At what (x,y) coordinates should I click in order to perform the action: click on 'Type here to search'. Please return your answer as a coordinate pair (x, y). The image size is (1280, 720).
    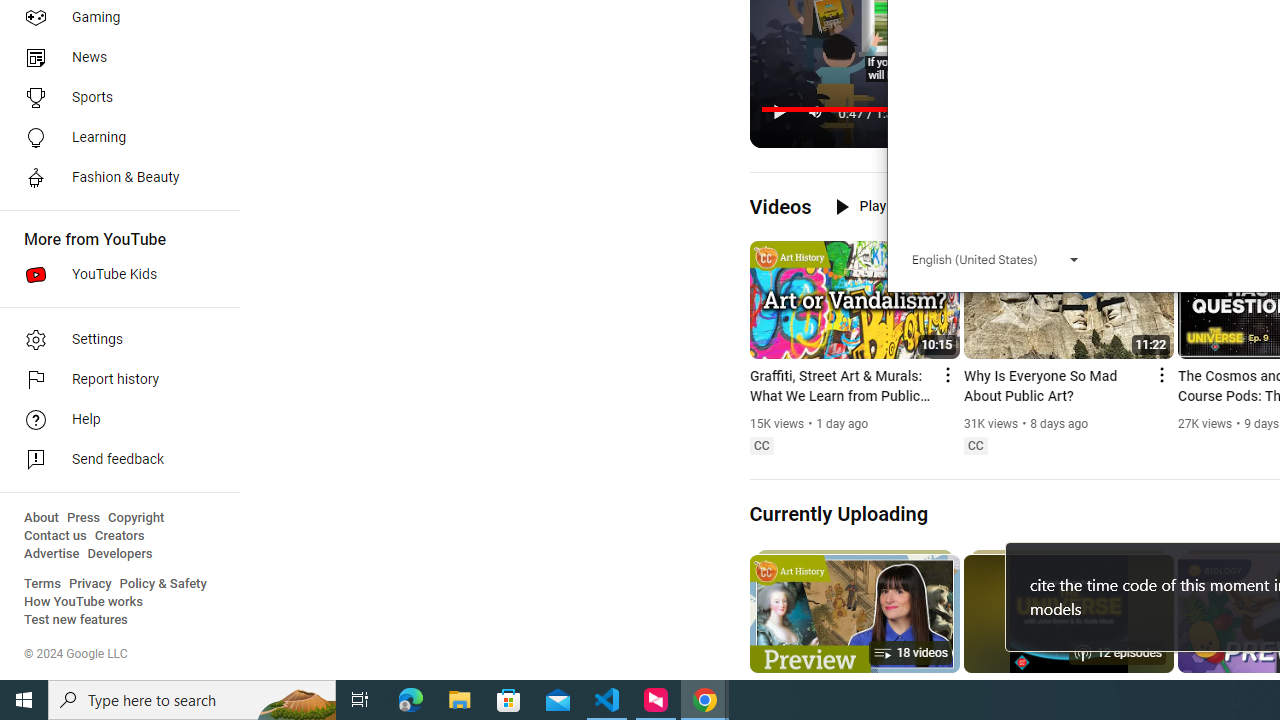
    Looking at the image, I should click on (192, 698).